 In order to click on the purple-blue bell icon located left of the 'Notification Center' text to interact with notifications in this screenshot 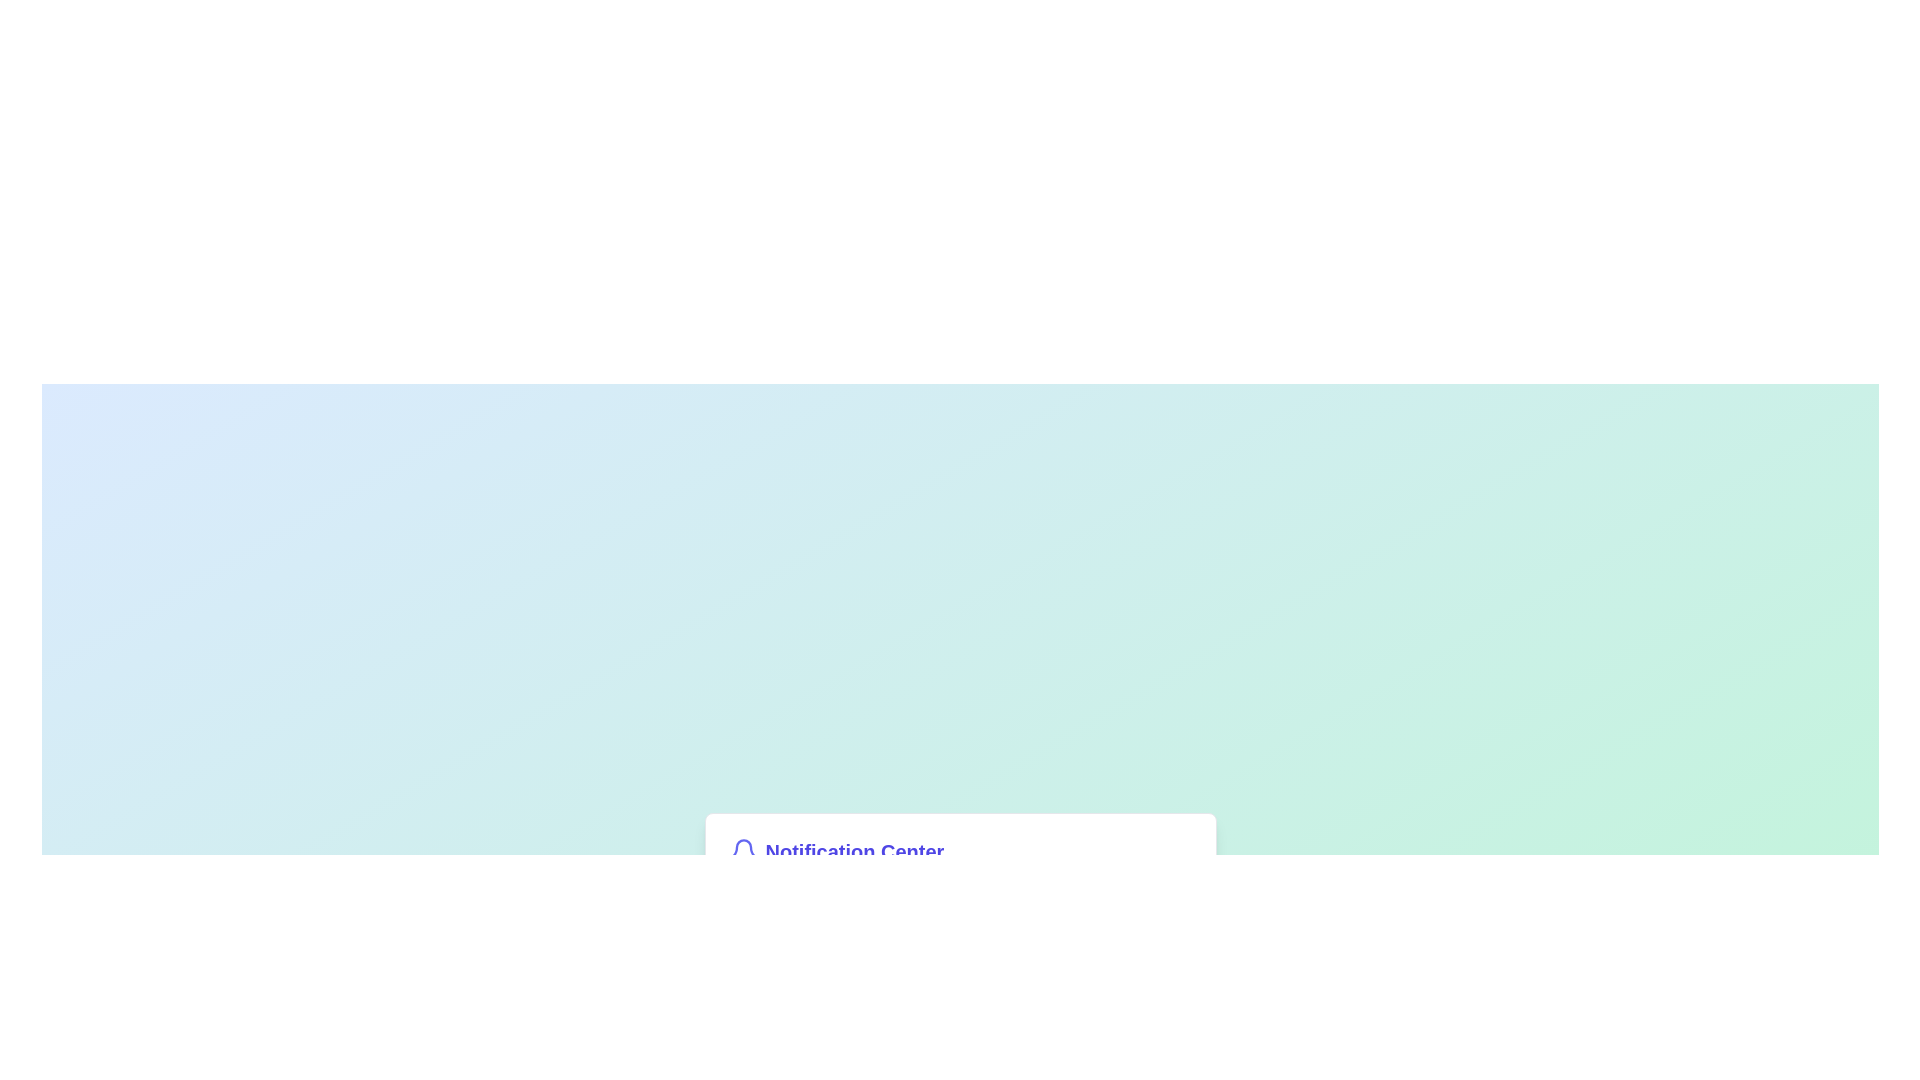, I will do `click(742, 852)`.